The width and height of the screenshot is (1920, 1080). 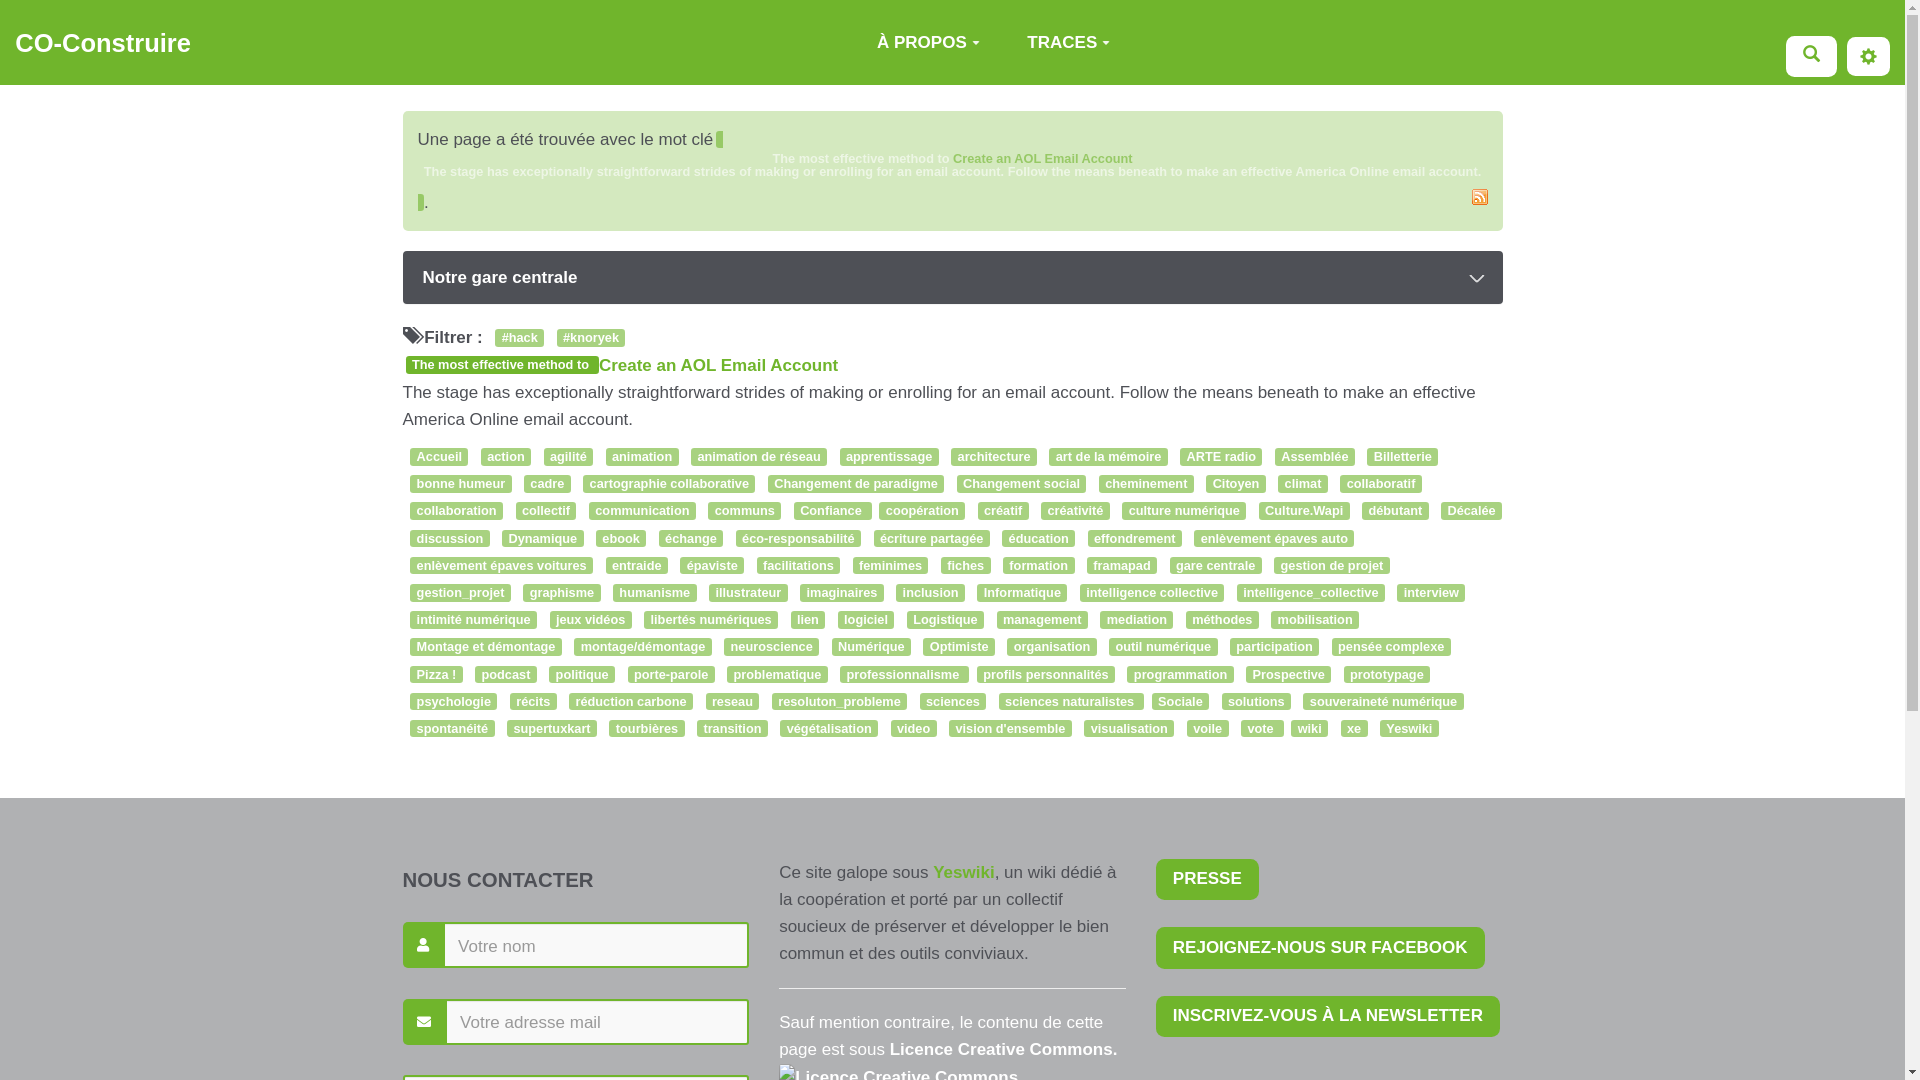 I want to click on 'collectif', so click(x=546, y=509).